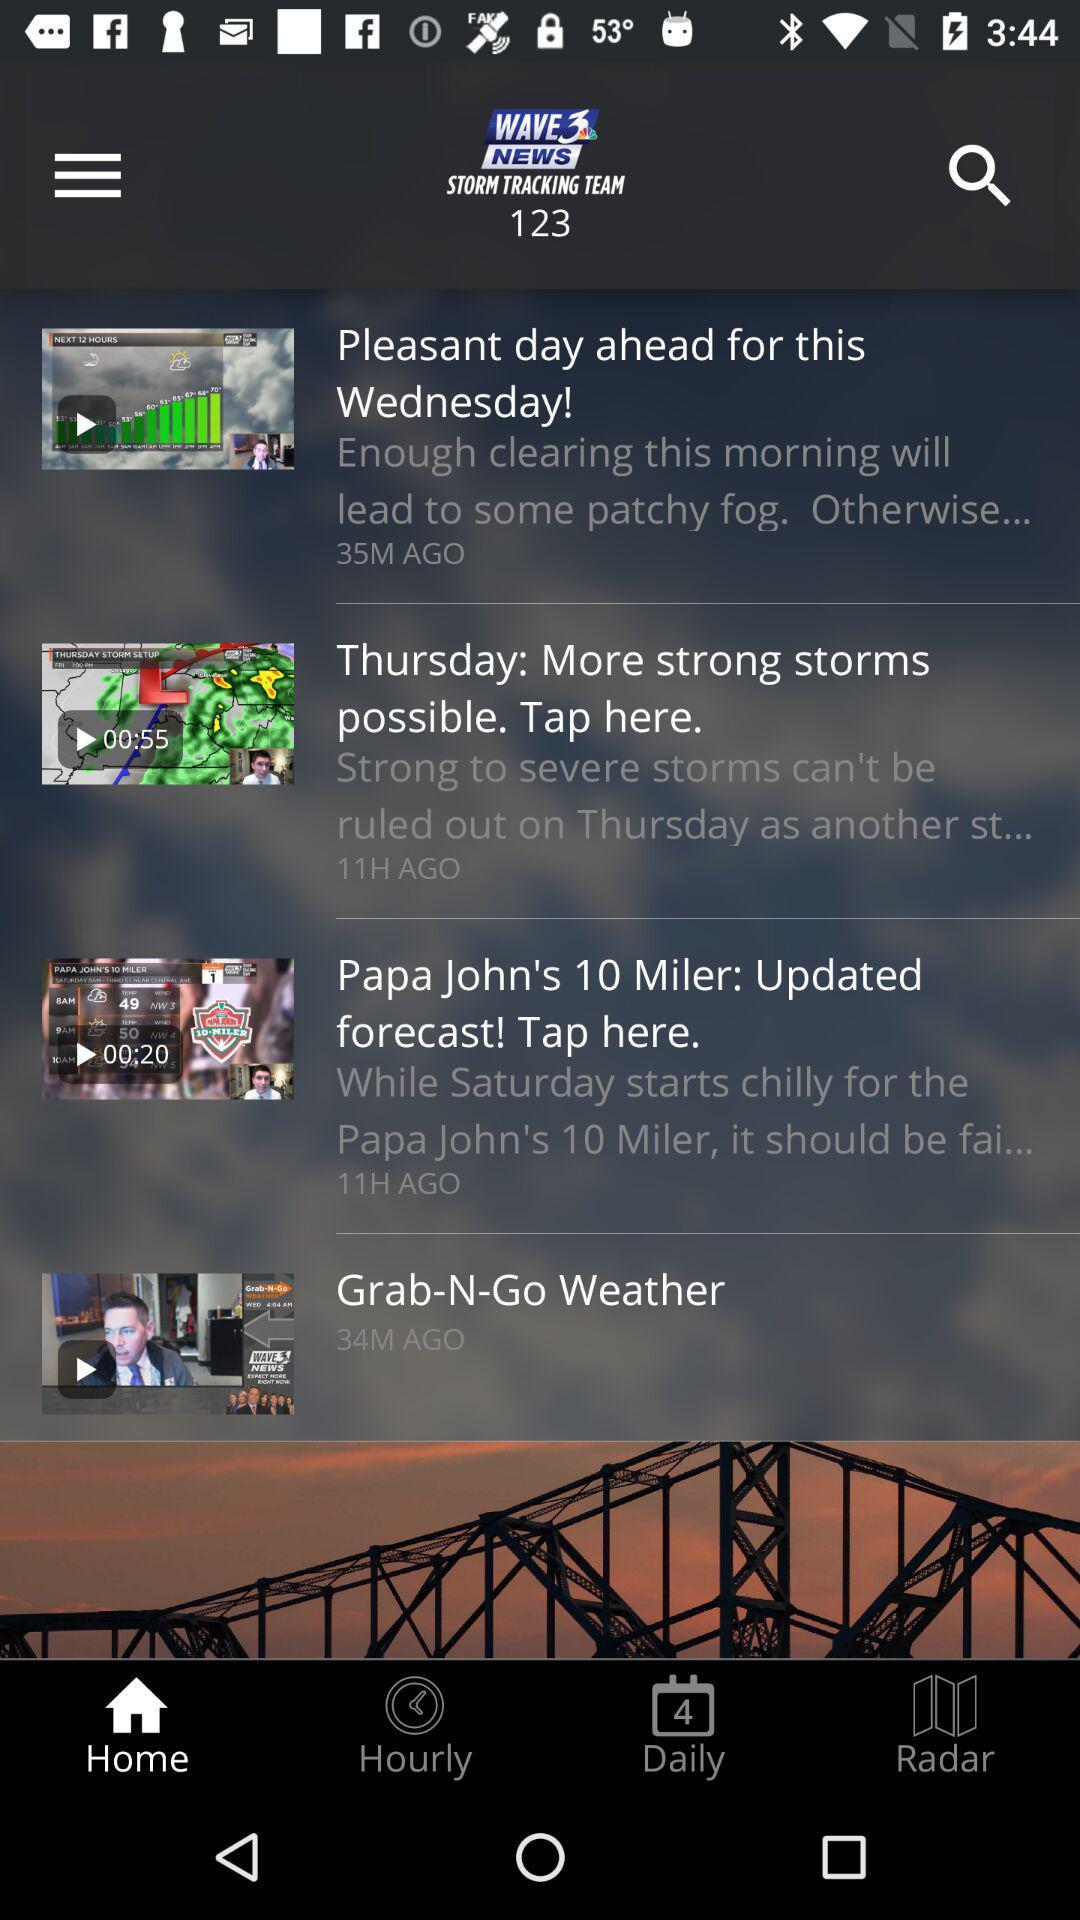 This screenshot has height=1920, width=1080. Describe the element at coordinates (135, 1726) in the screenshot. I see `the home radio button` at that location.